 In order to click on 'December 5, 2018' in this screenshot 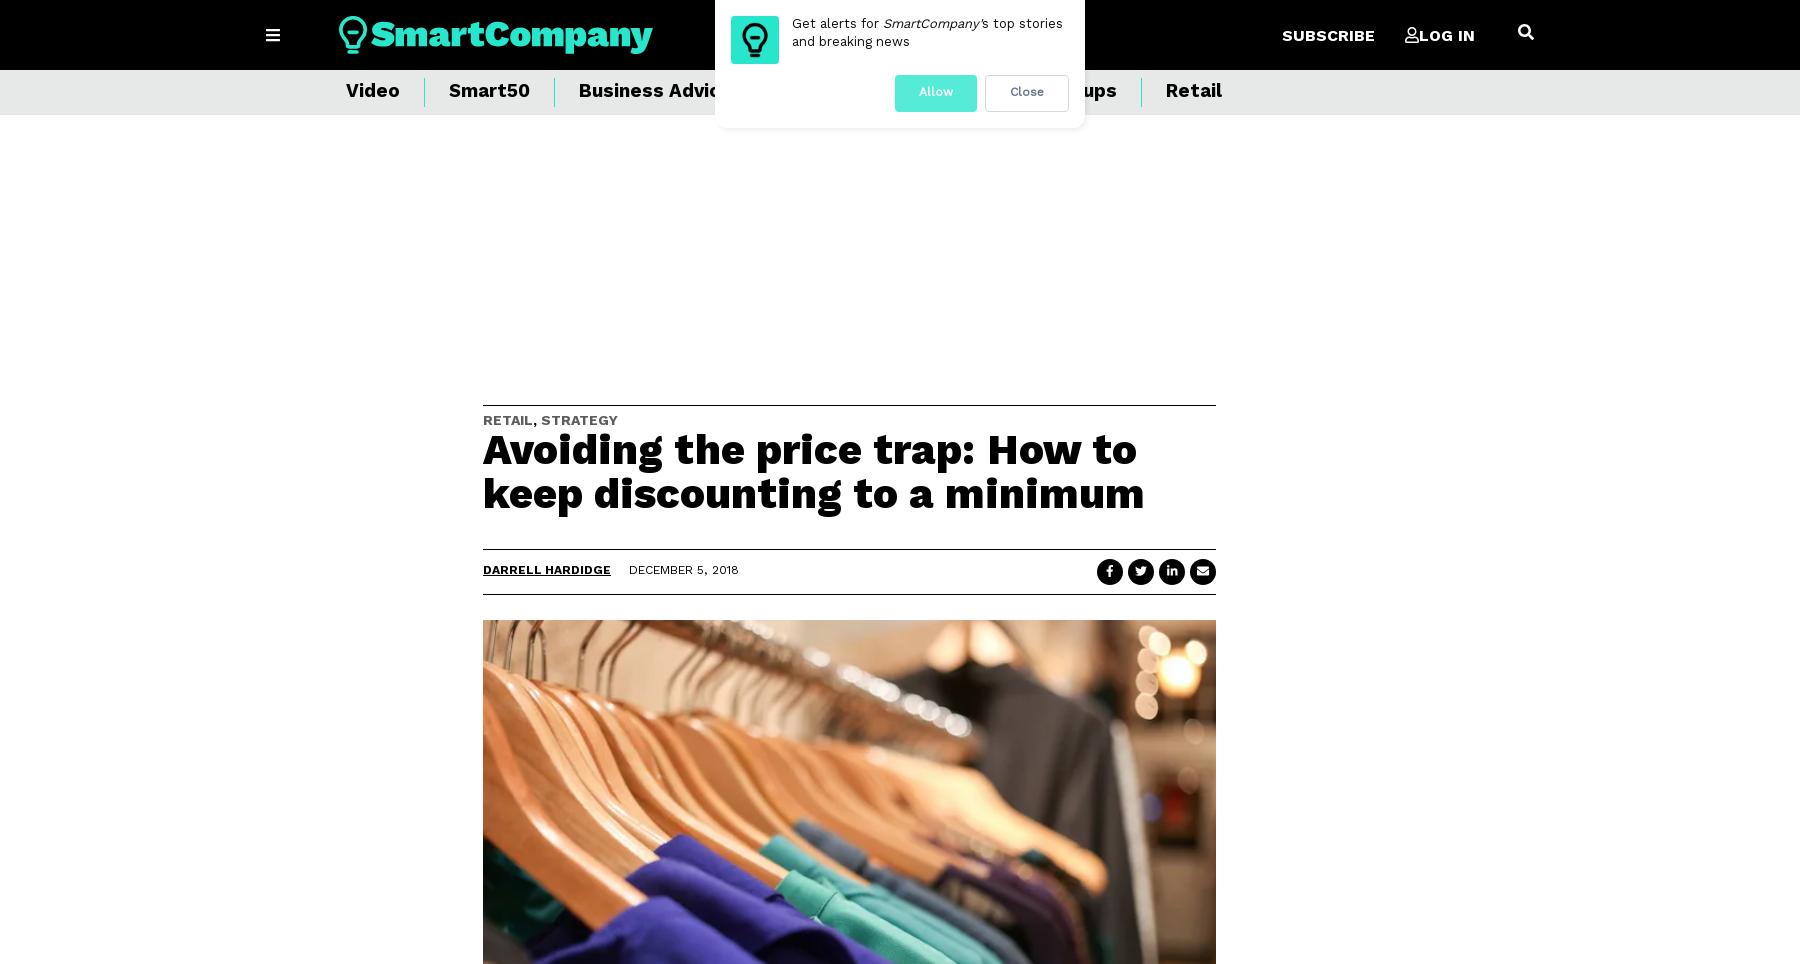, I will do `click(683, 569)`.